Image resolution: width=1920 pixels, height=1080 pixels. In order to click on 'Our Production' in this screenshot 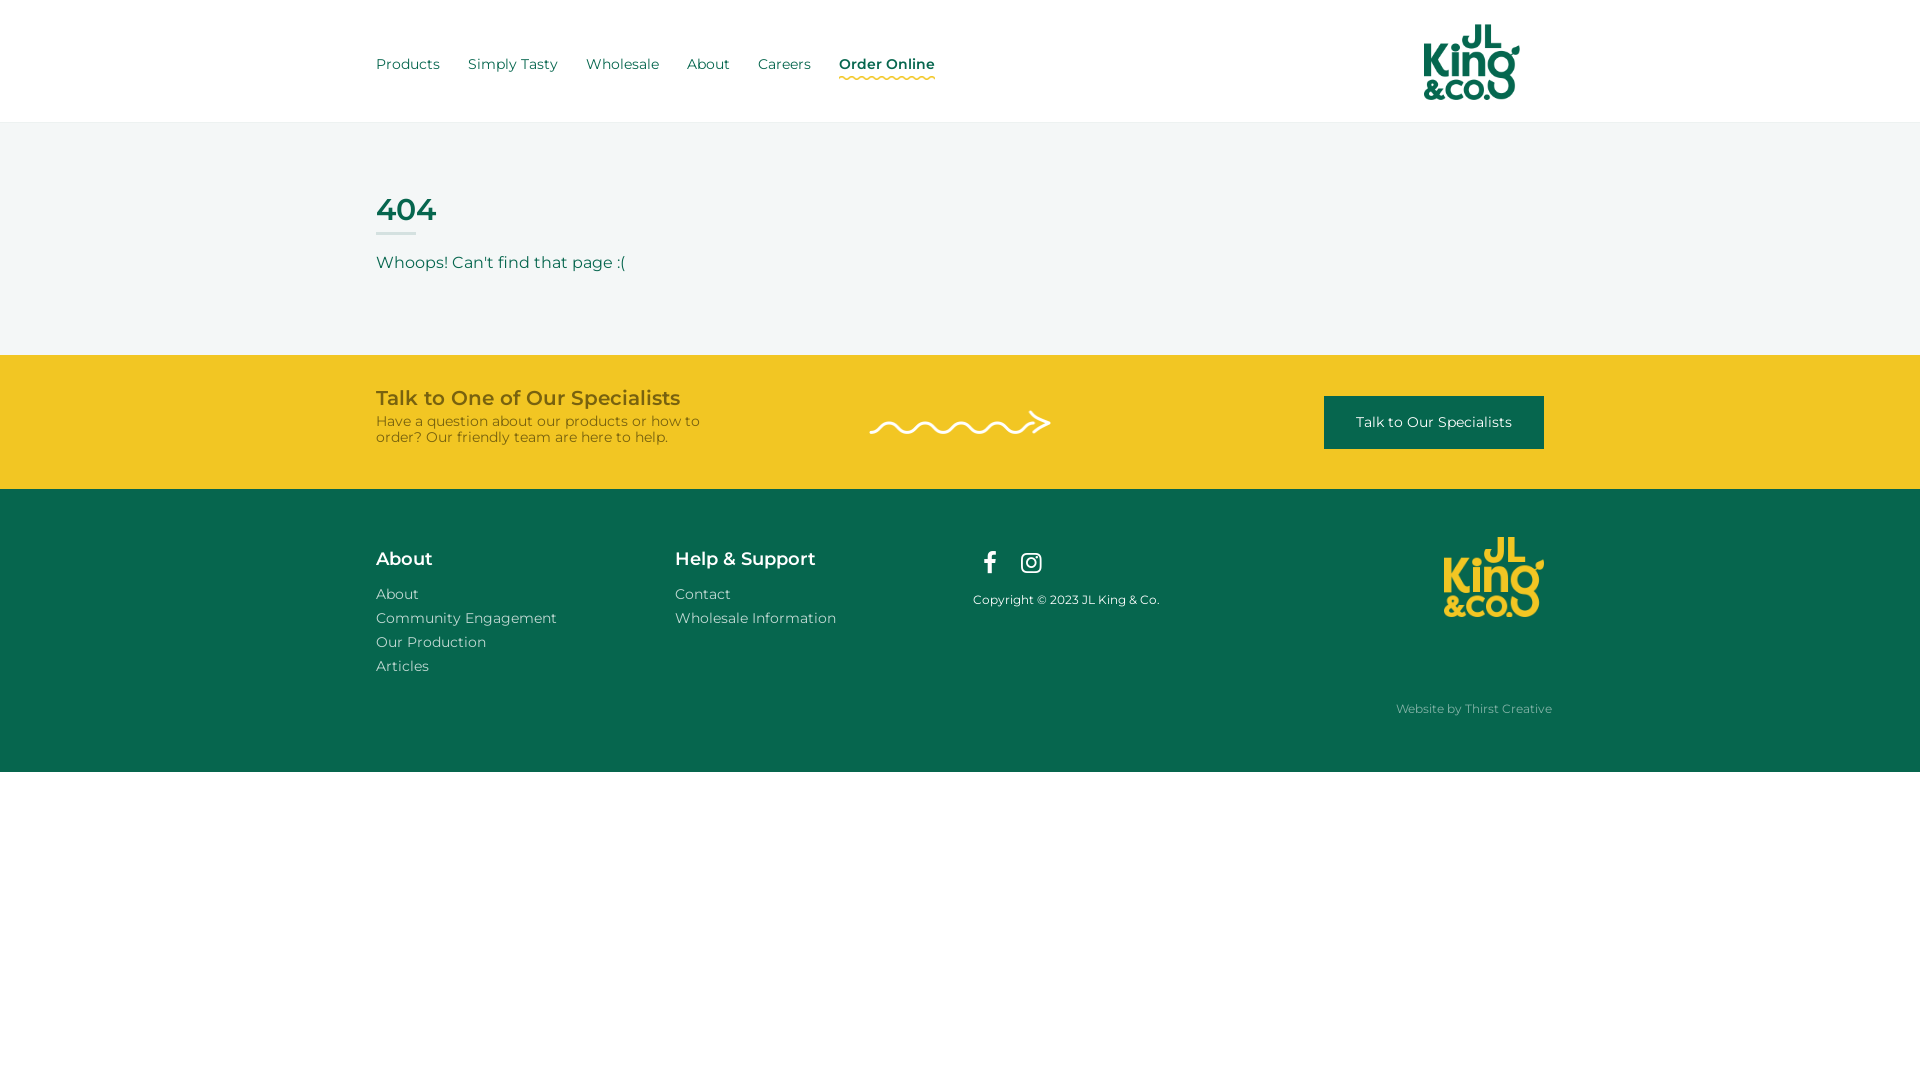, I will do `click(430, 641)`.